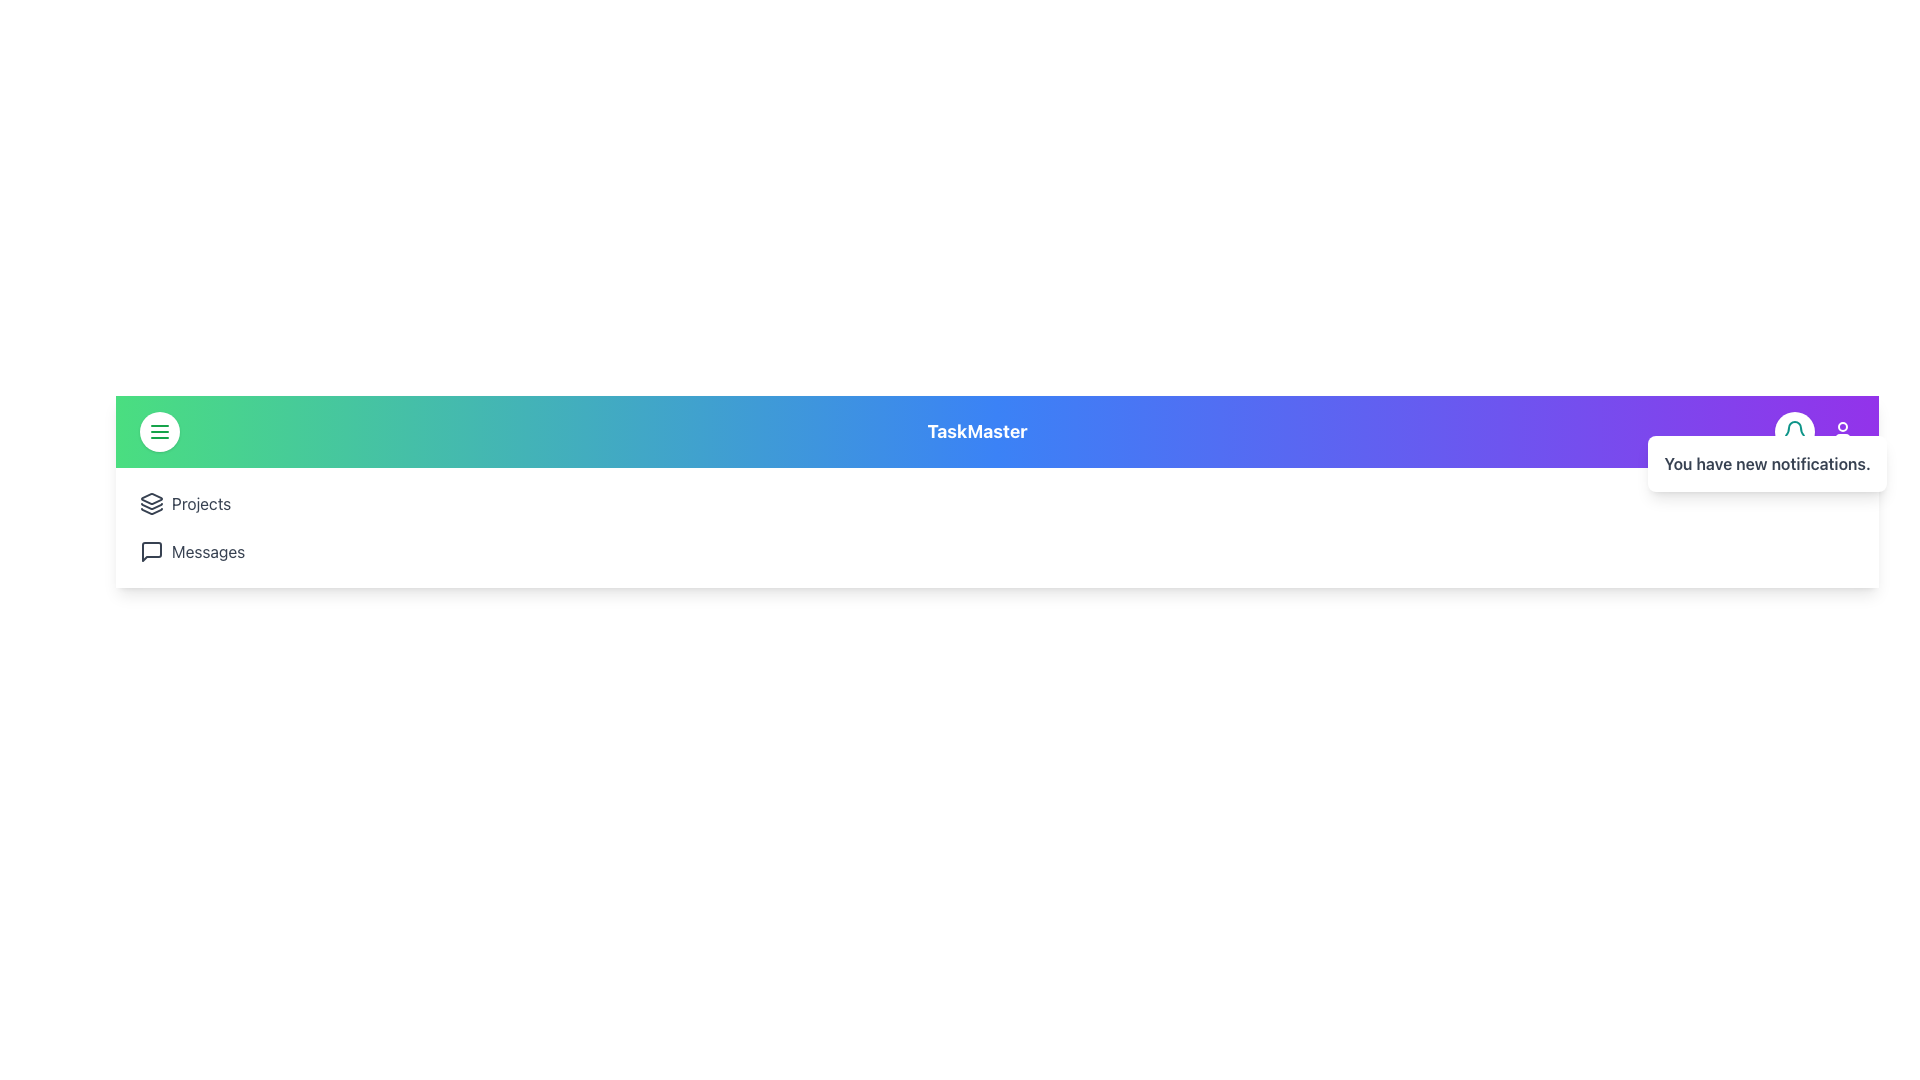  What do you see at coordinates (977, 431) in the screenshot?
I see `the bold text label displaying 'TaskMaster' with a large font size, styled with a white font color against a gradient blue background` at bounding box center [977, 431].